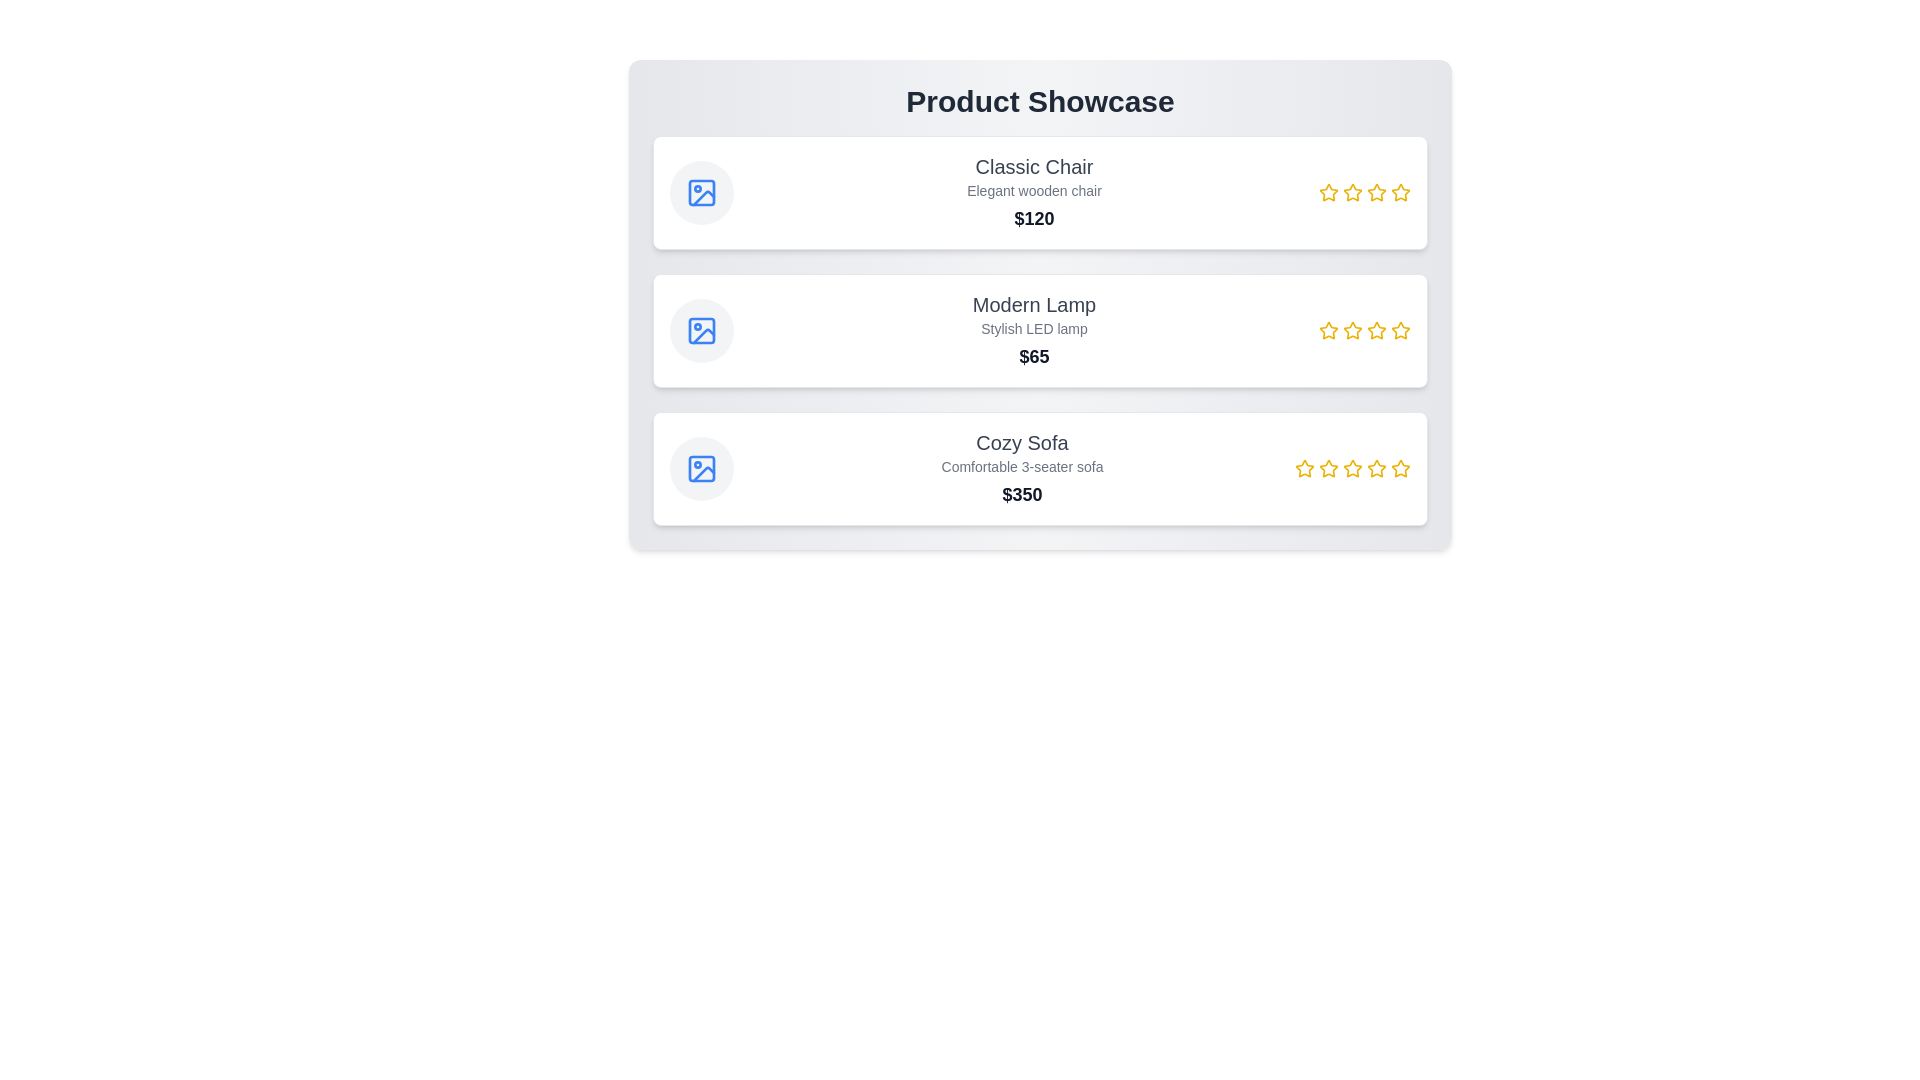  What do you see at coordinates (1376, 192) in the screenshot?
I see `the rating for a product to 3 stars` at bounding box center [1376, 192].